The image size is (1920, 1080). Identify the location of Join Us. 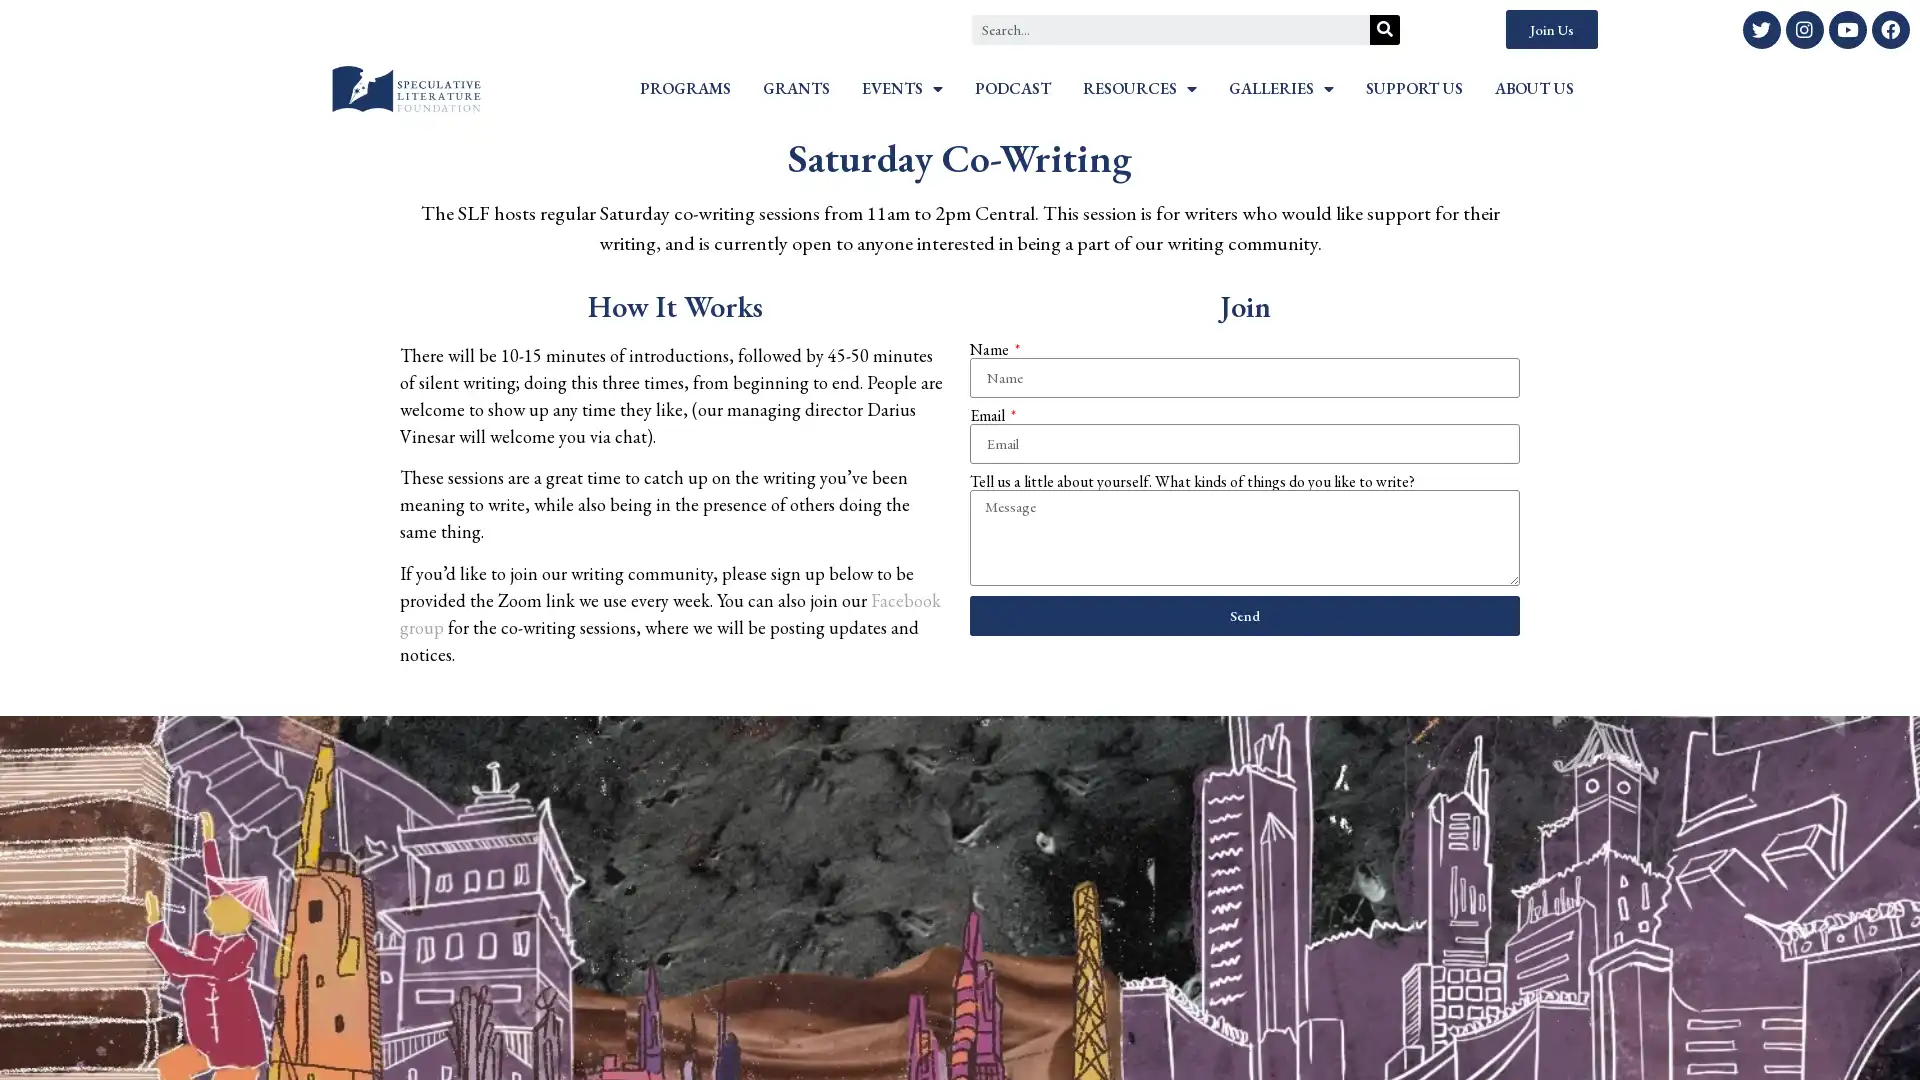
(1550, 29).